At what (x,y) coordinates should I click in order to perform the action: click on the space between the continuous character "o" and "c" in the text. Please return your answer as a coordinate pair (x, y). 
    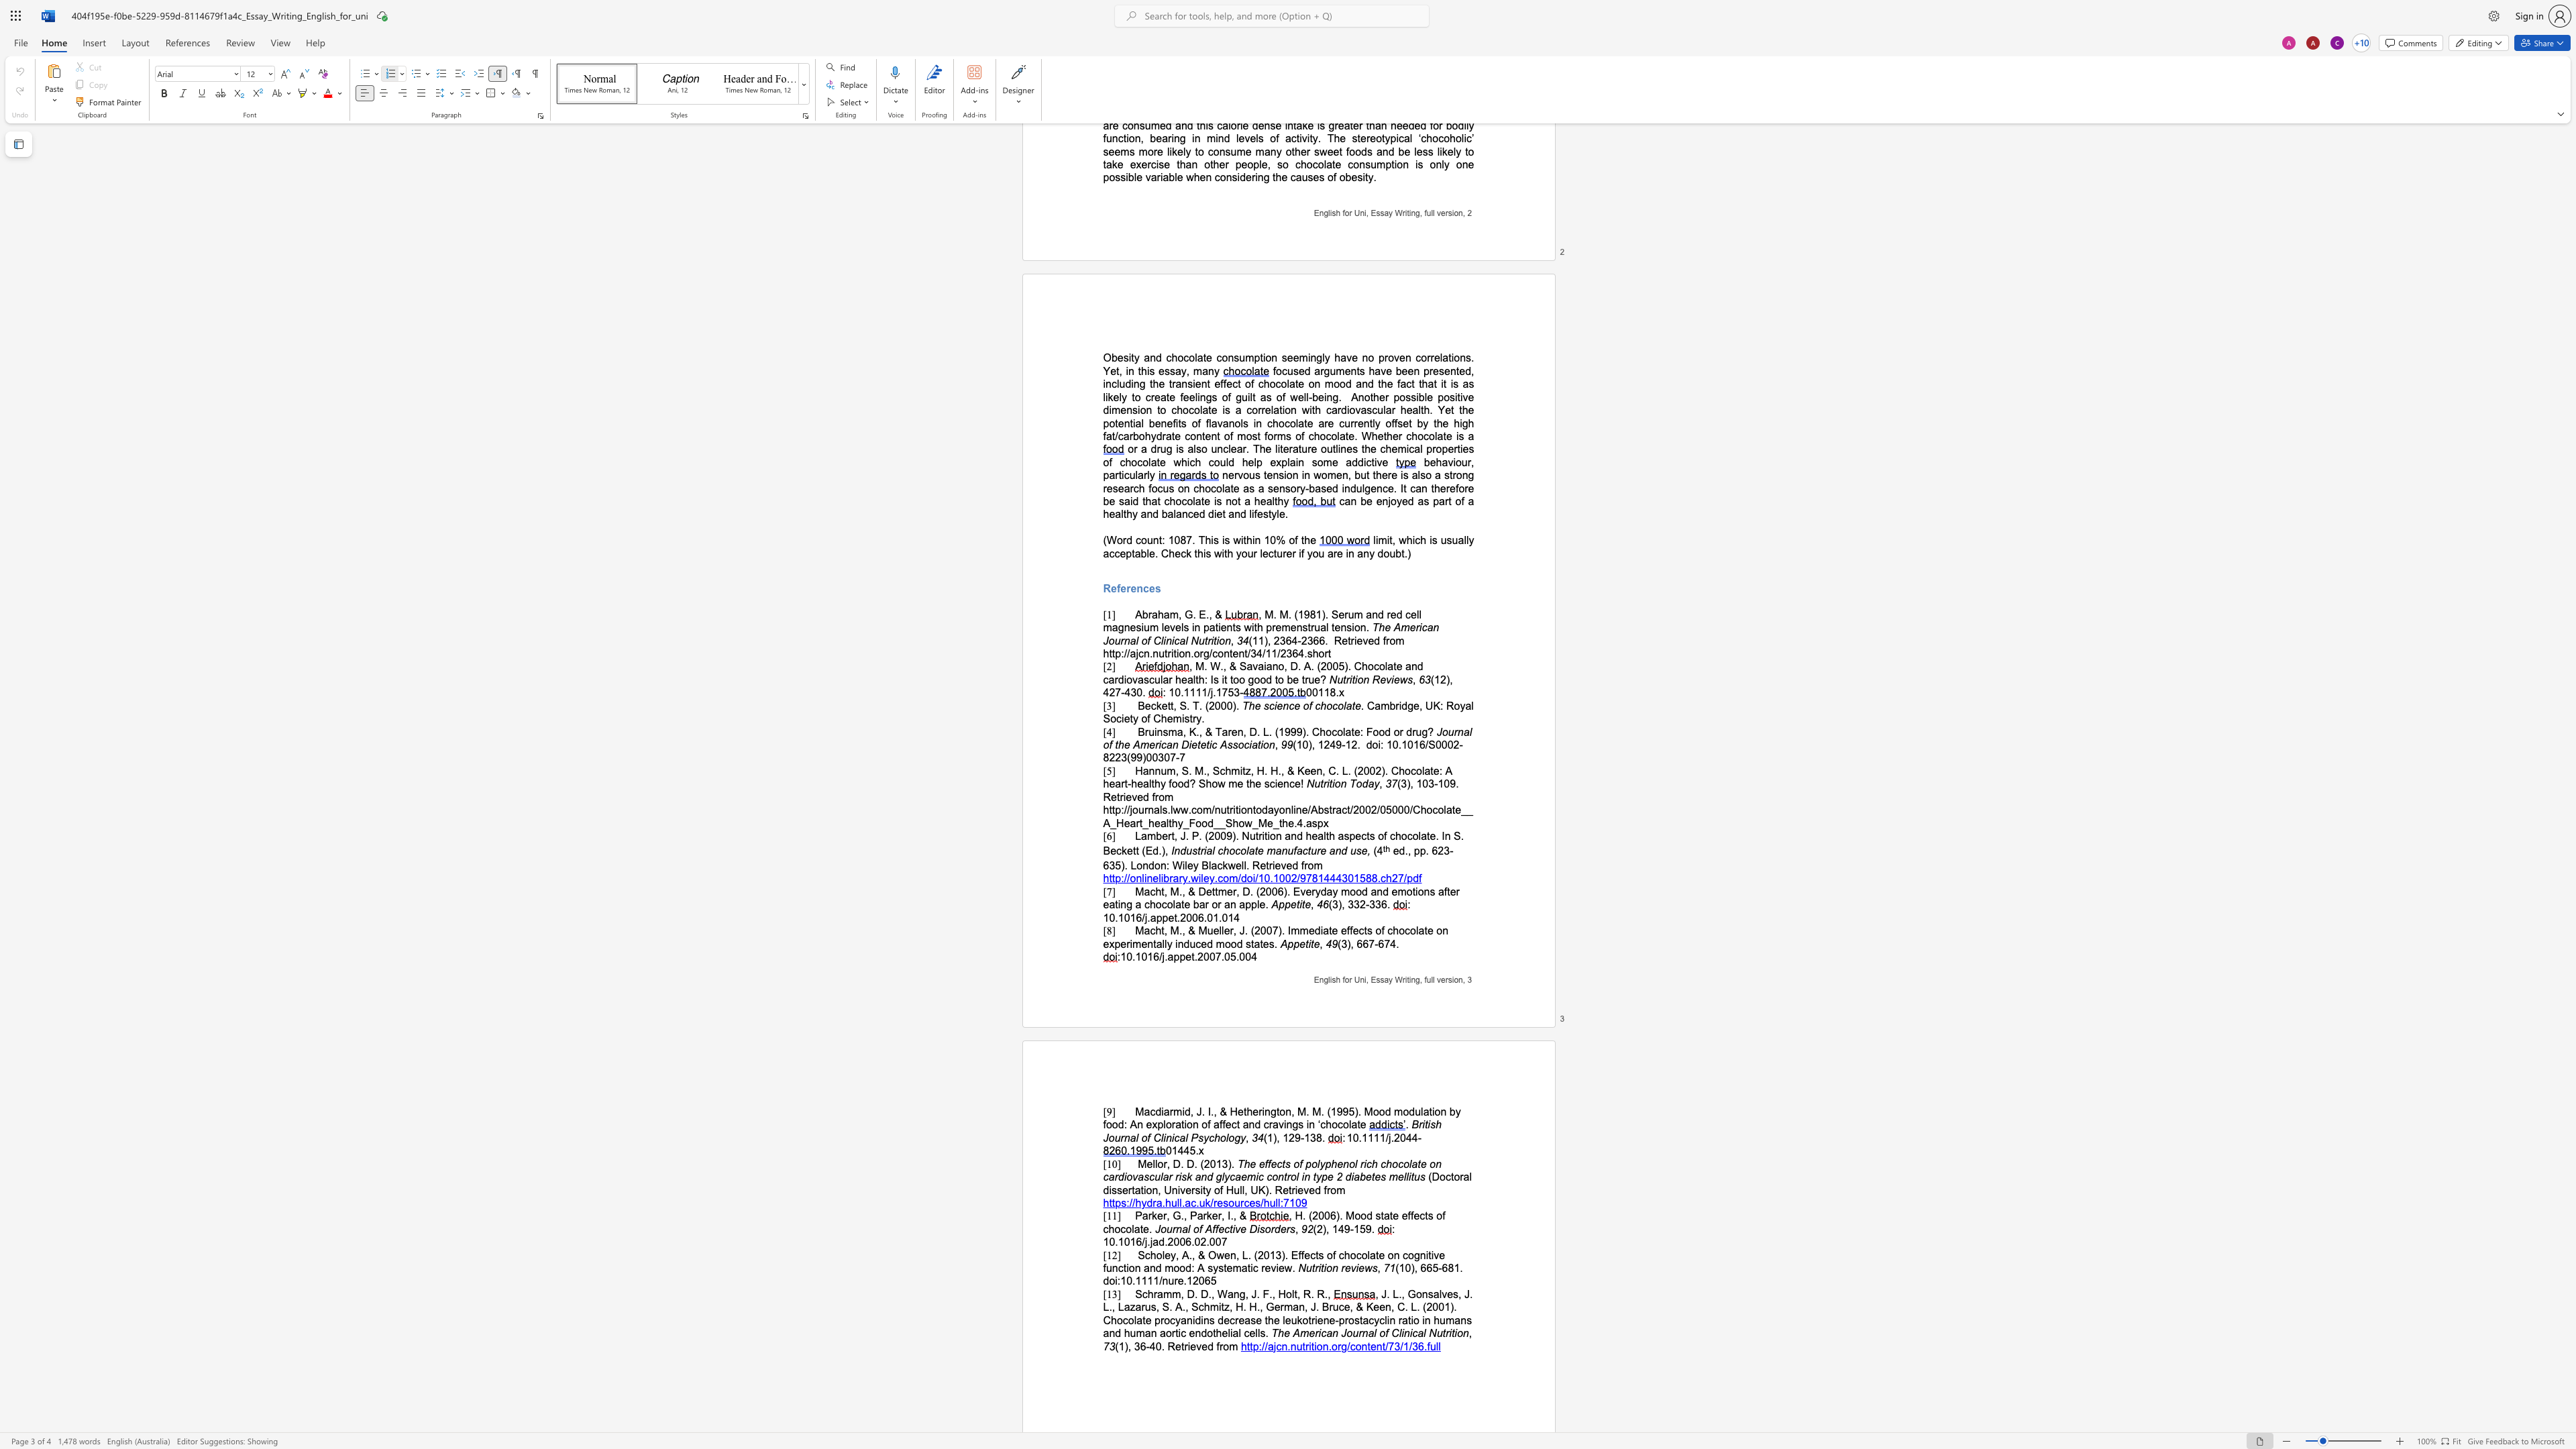
    Looking at the image, I should click on (1397, 1163).